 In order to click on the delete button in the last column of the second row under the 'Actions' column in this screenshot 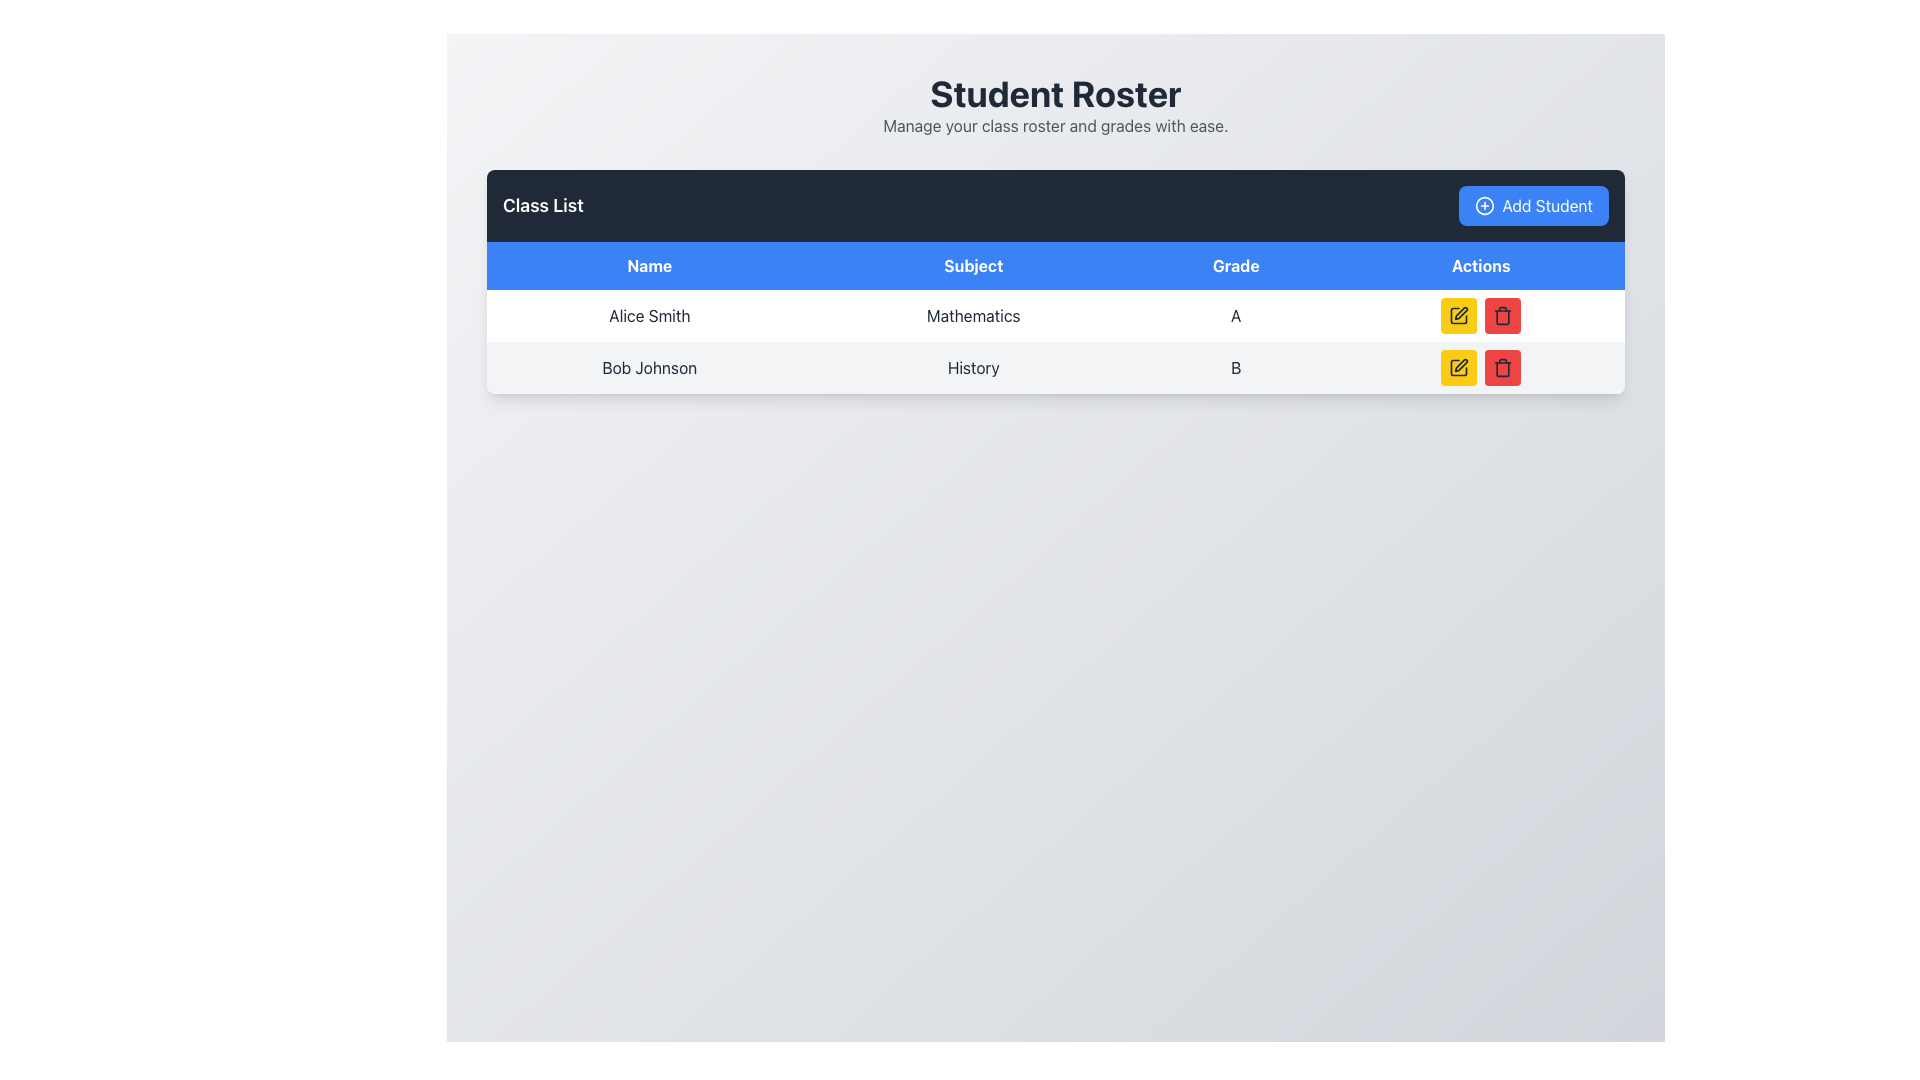, I will do `click(1503, 316)`.